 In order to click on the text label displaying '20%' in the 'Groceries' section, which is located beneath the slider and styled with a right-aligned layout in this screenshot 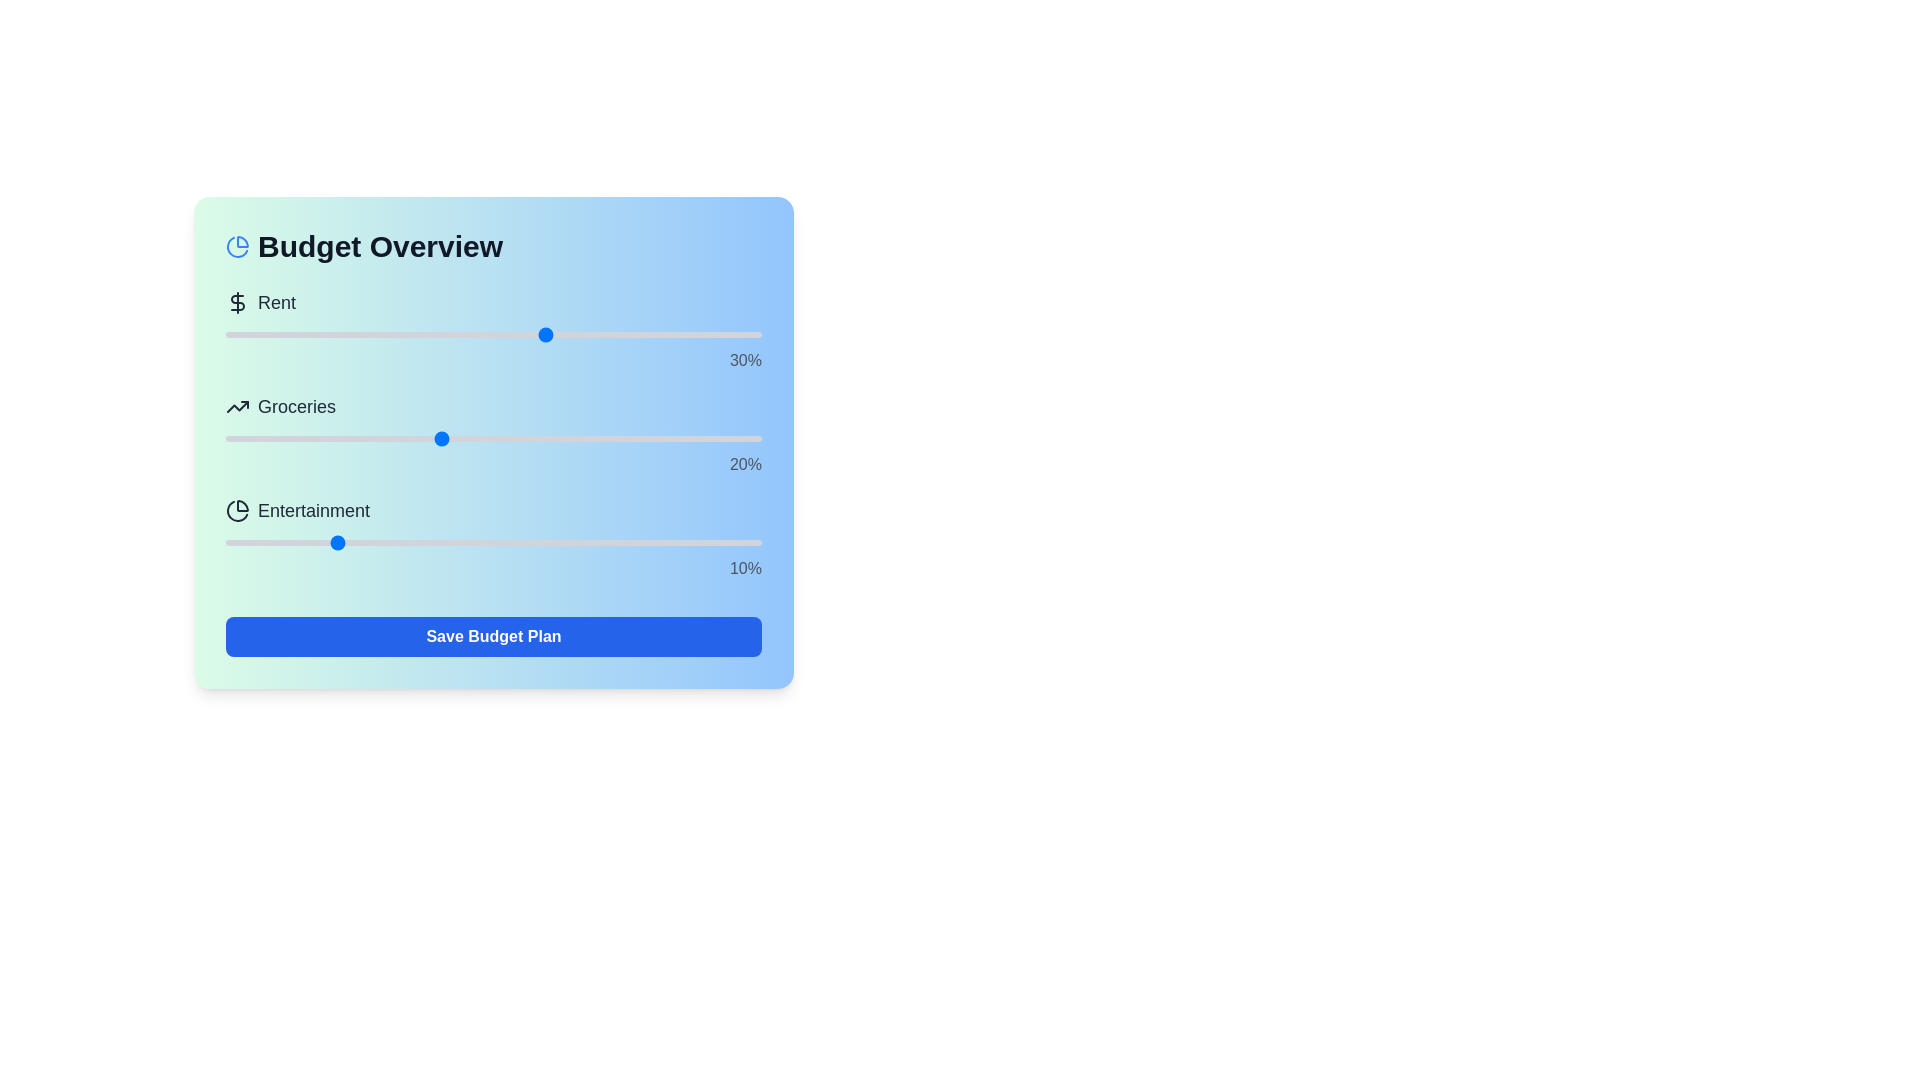, I will do `click(494, 465)`.